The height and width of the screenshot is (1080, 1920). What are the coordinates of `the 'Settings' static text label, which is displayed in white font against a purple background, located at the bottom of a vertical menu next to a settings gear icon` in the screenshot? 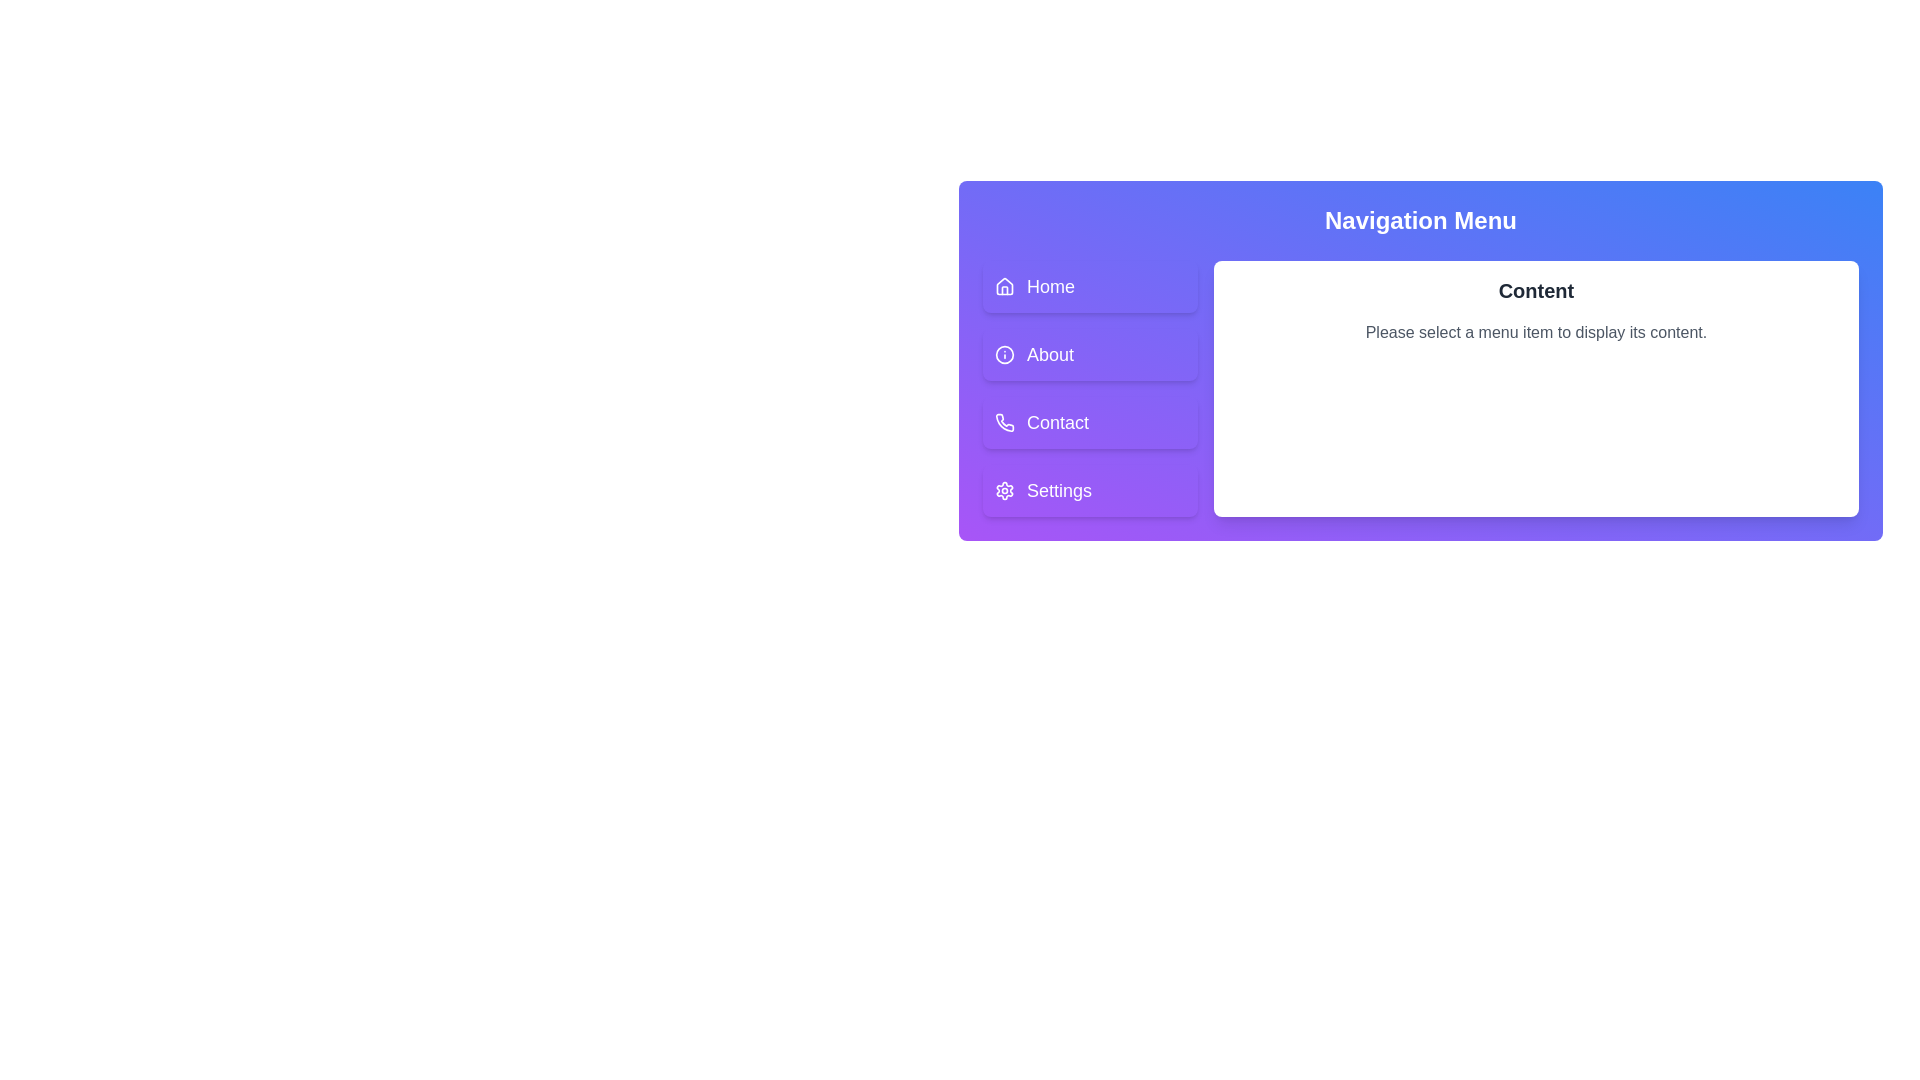 It's located at (1058, 490).